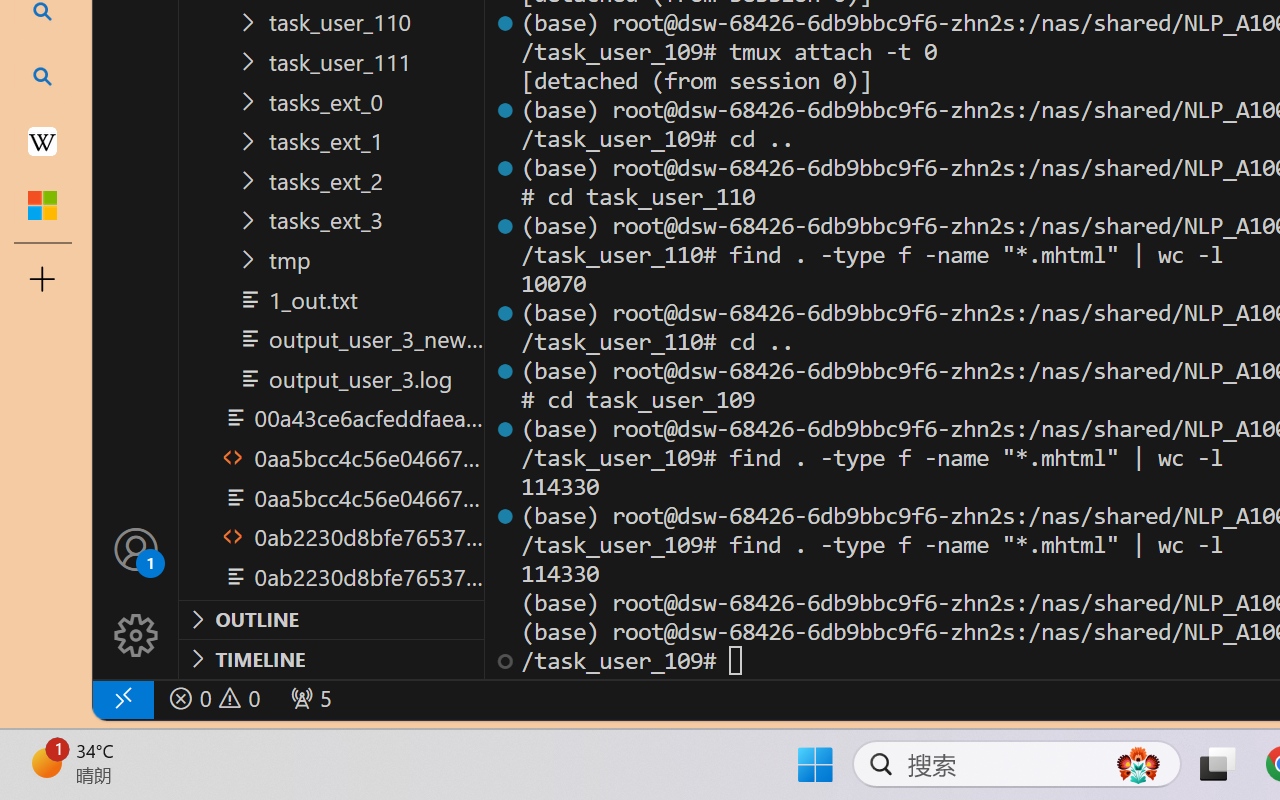 This screenshot has height=800, width=1280. Describe the element at coordinates (213, 698) in the screenshot. I see `'No Problems'` at that location.